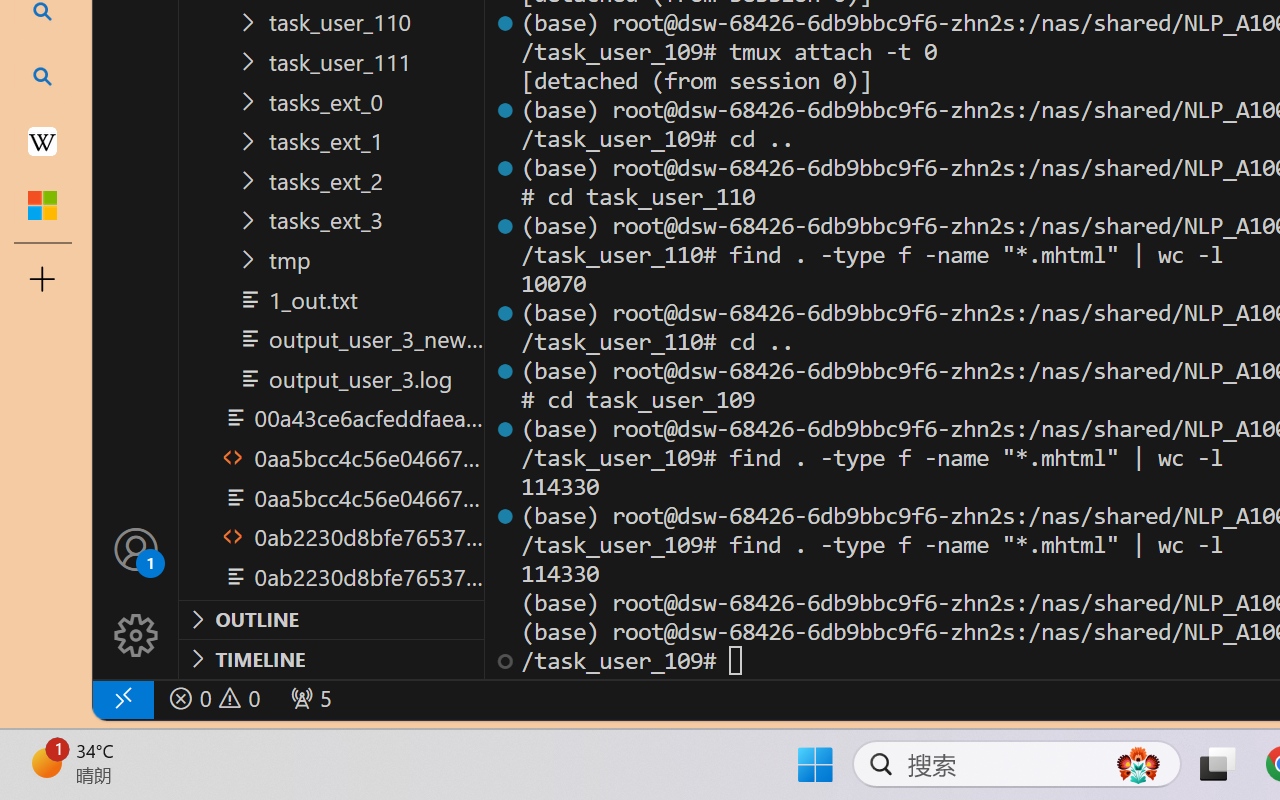 This screenshot has height=800, width=1280. Describe the element at coordinates (213, 698) in the screenshot. I see `'No Problems'` at that location.